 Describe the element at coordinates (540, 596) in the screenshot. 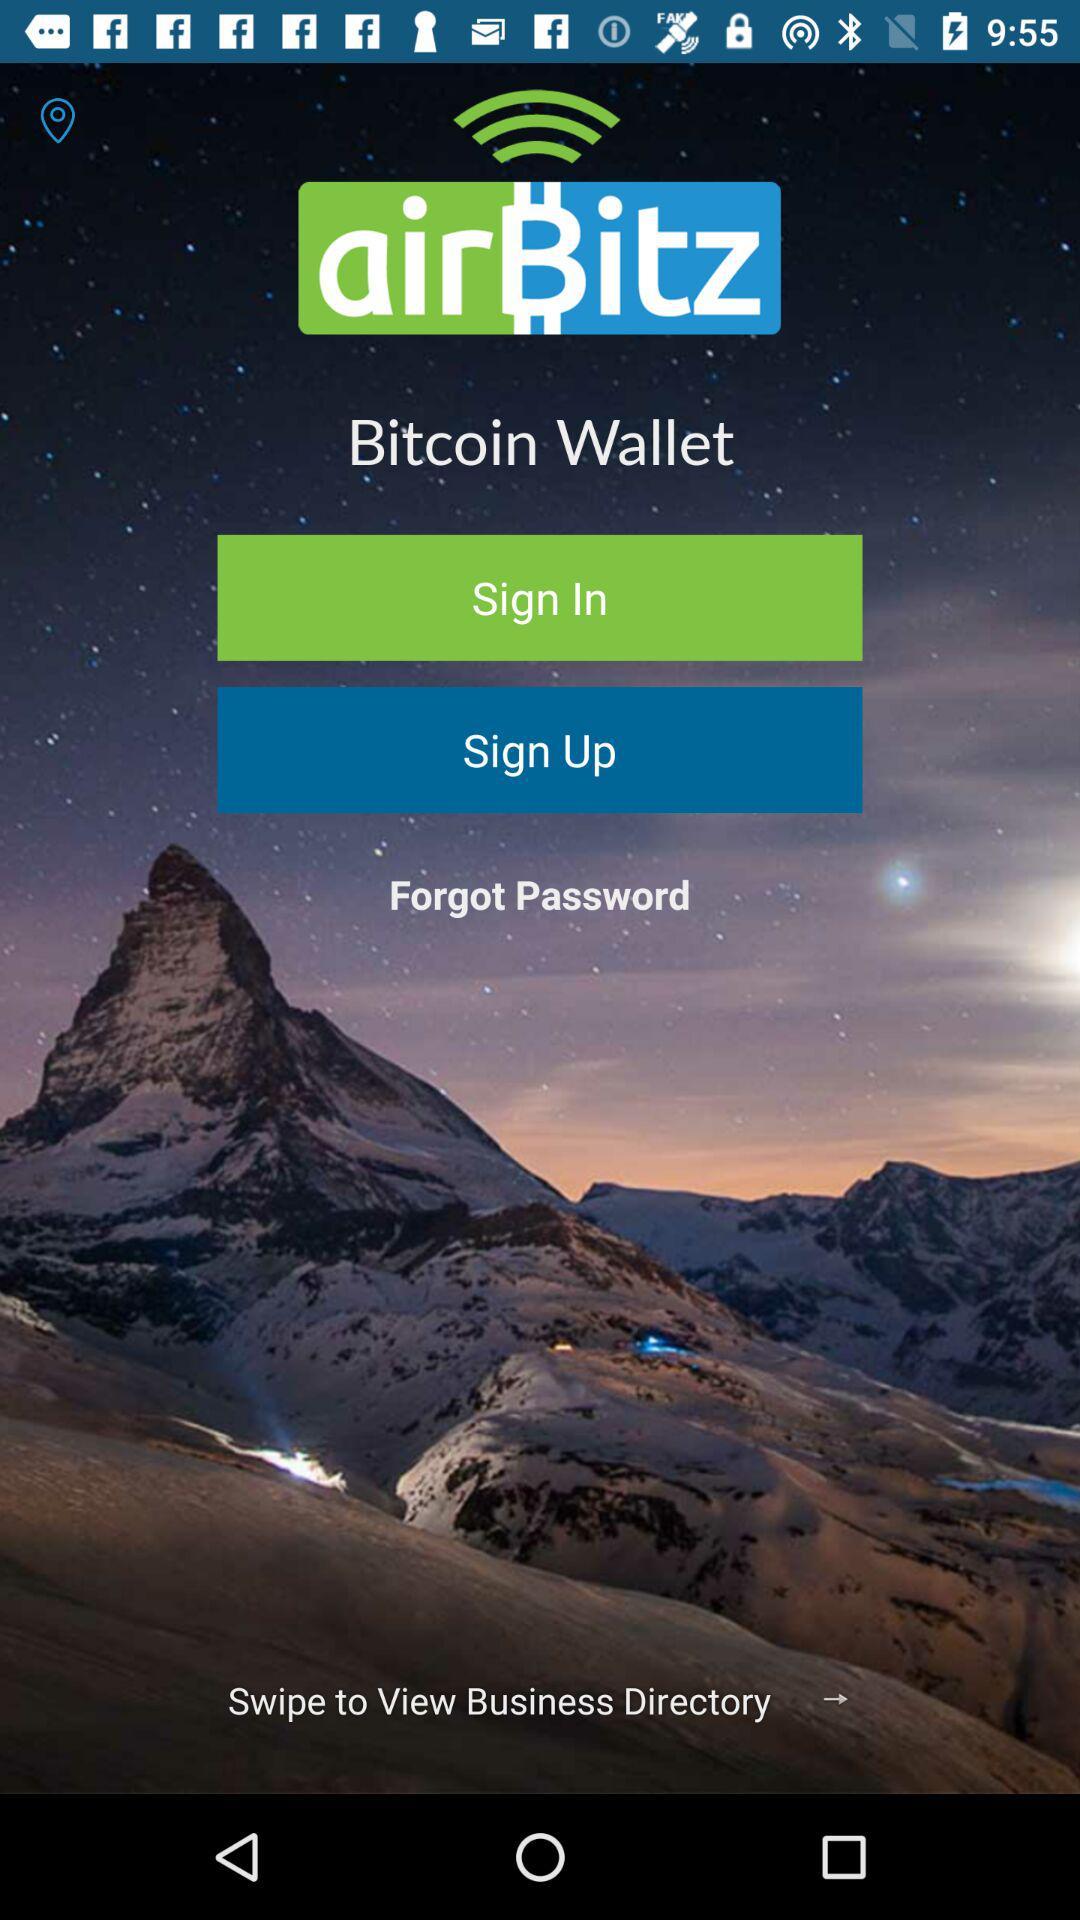

I see `sign in icon` at that location.